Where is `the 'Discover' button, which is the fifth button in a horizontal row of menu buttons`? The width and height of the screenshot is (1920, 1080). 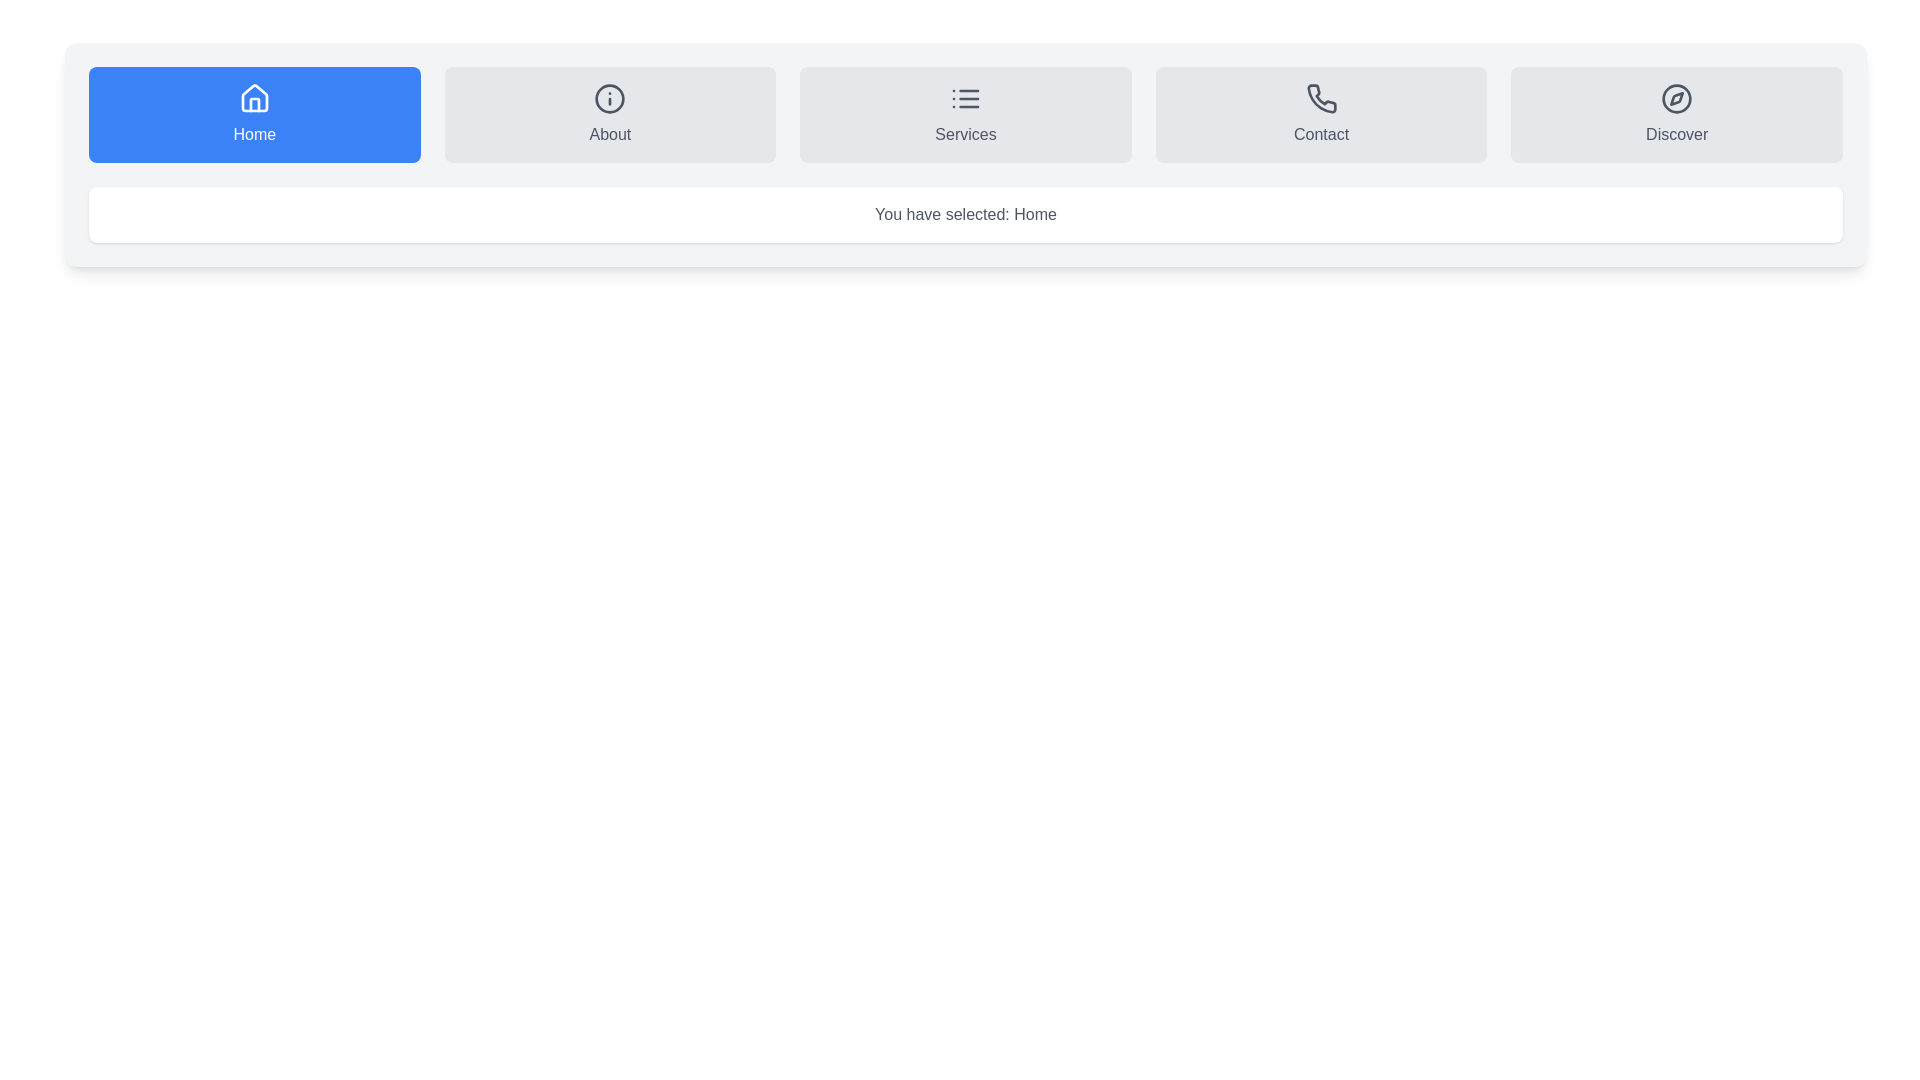 the 'Discover' button, which is the fifth button in a horizontal row of menu buttons is located at coordinates (1676, 115).